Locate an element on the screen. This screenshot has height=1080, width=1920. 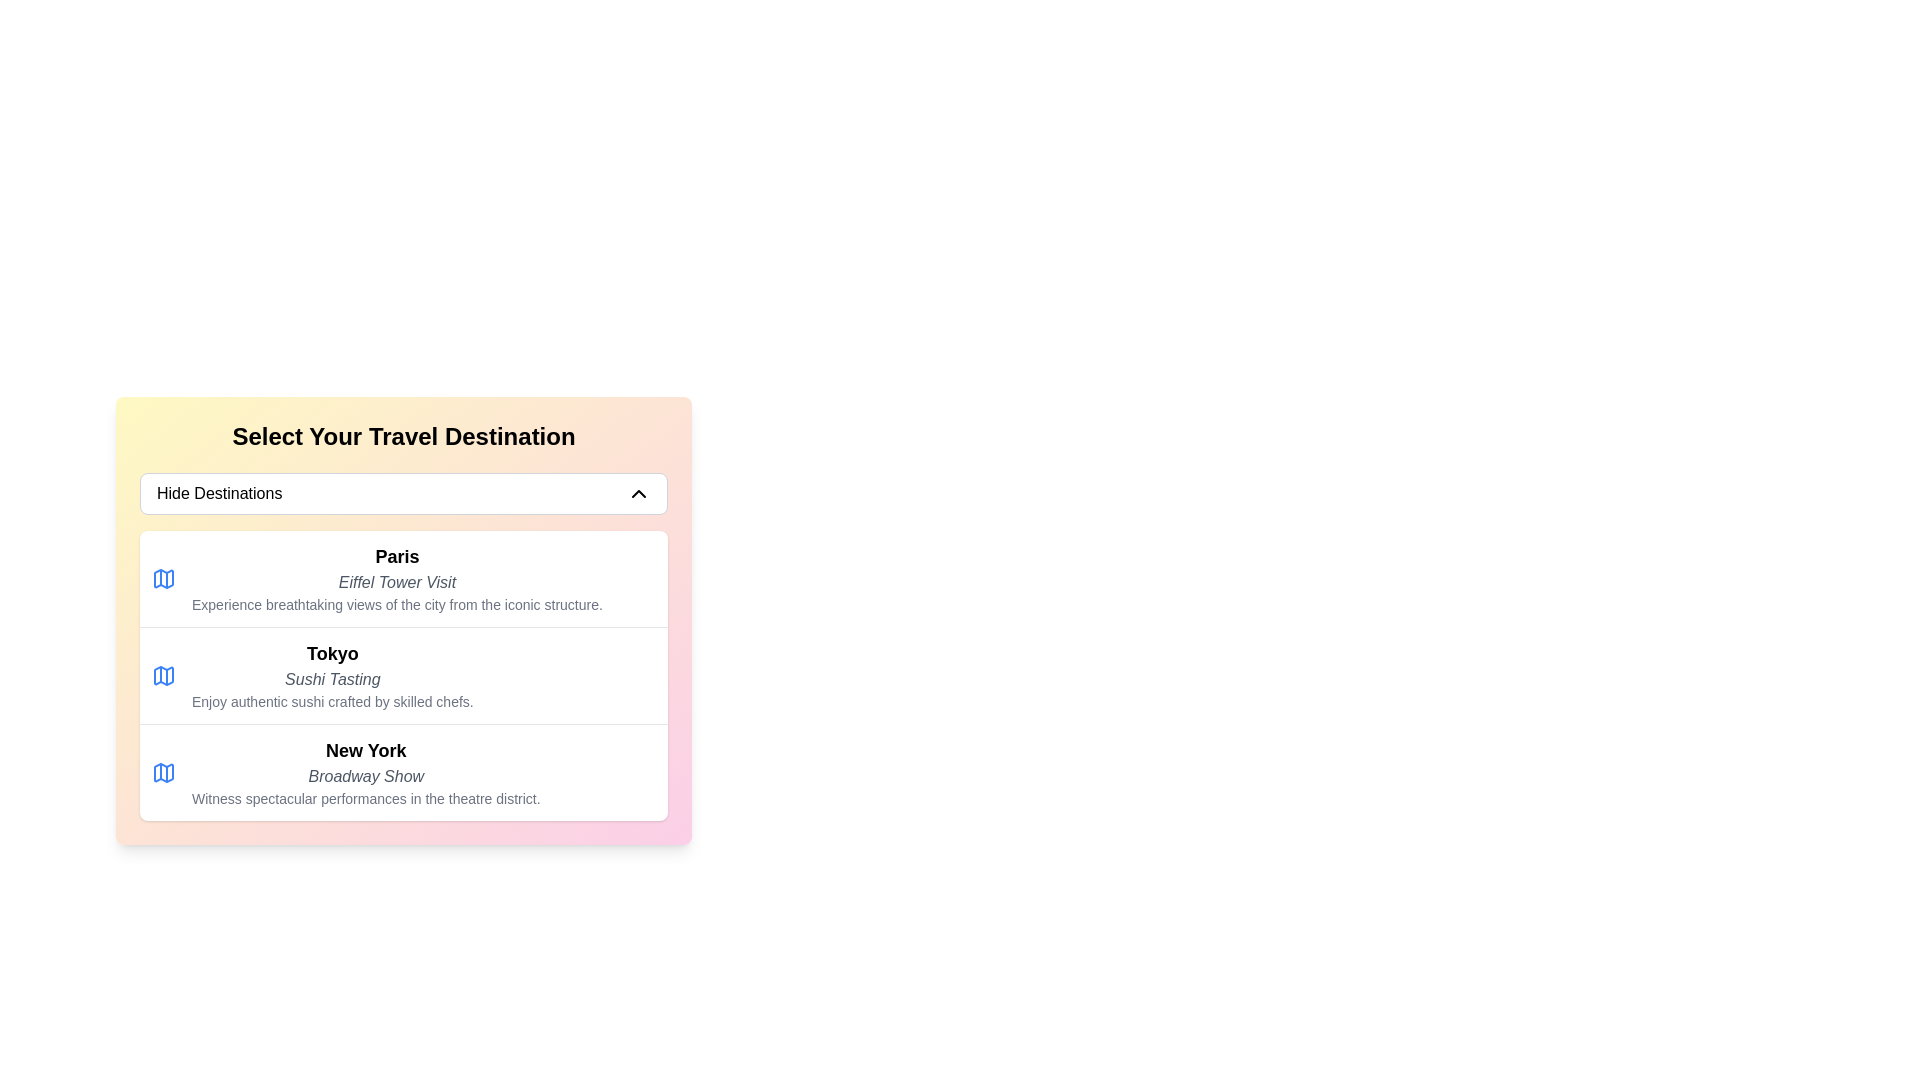
the static text label that describes the activity 'Broadway Show', positioned below 'New York' and above the descriptive text about performances is located at coordinates (366, 775).